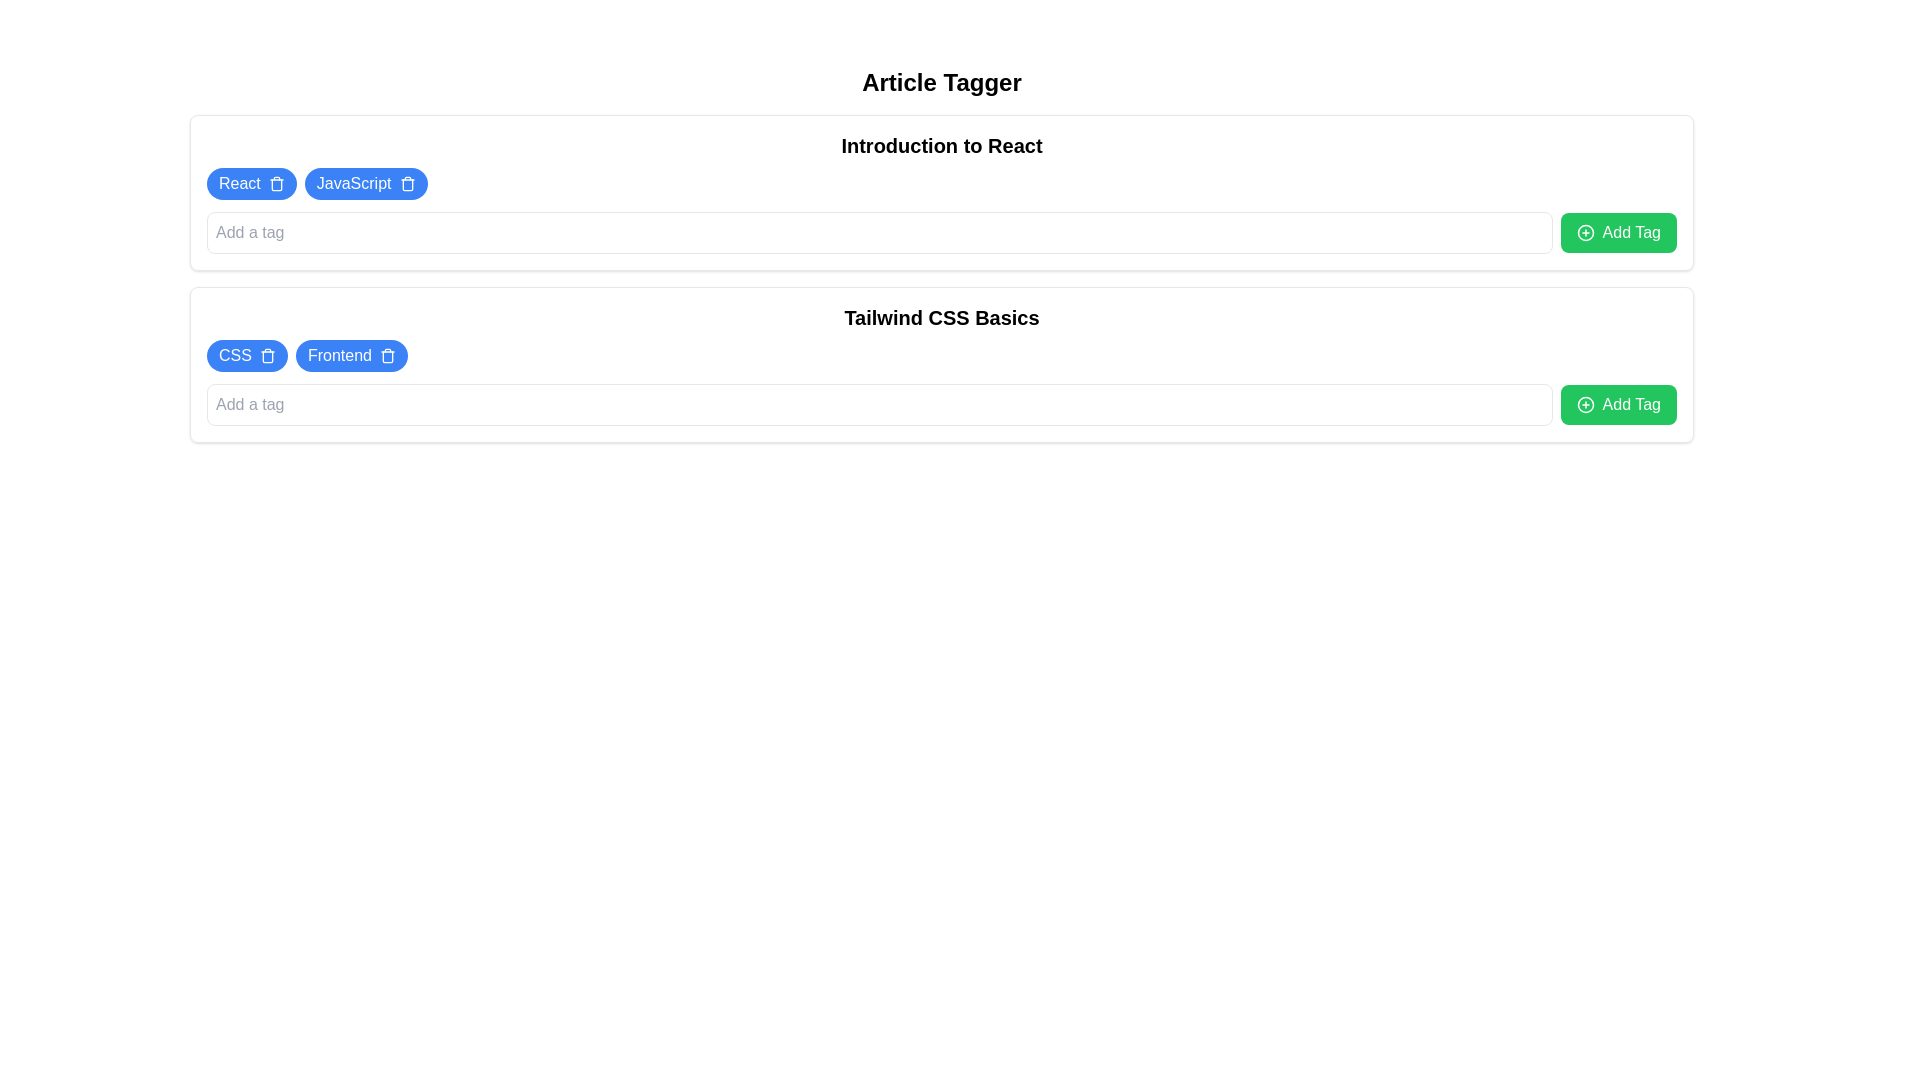 This screenshot has height=1080, width=1920. Describe the element at coordinates (1584, 405) in the screenshot. I see `the circular outline icon associated with adding tags next to the 'Add Tag' button for the 'Tailwind CSS Basics' entry` at that location.